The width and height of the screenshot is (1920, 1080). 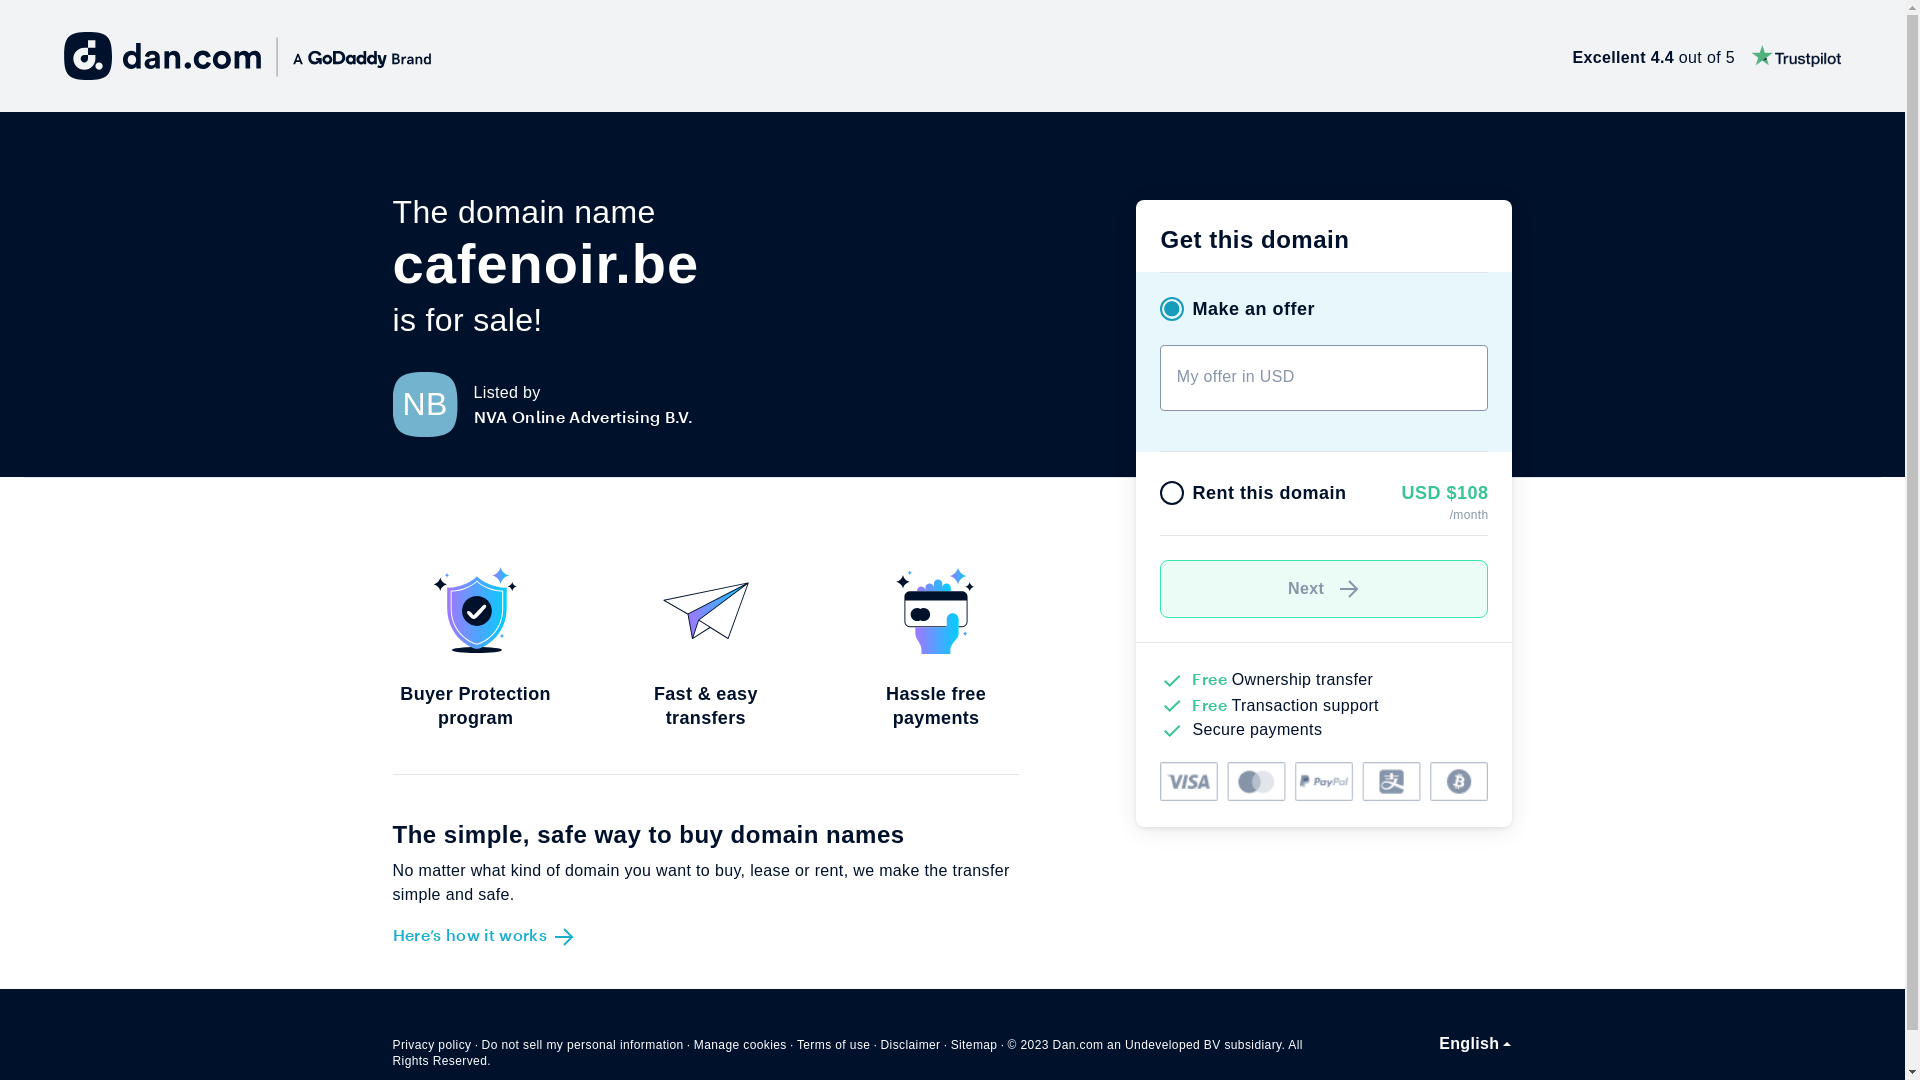 What do you see at coordinates (1324, 588) in the screenshot?
I see `'Next` at bounding box center [1324, 588].